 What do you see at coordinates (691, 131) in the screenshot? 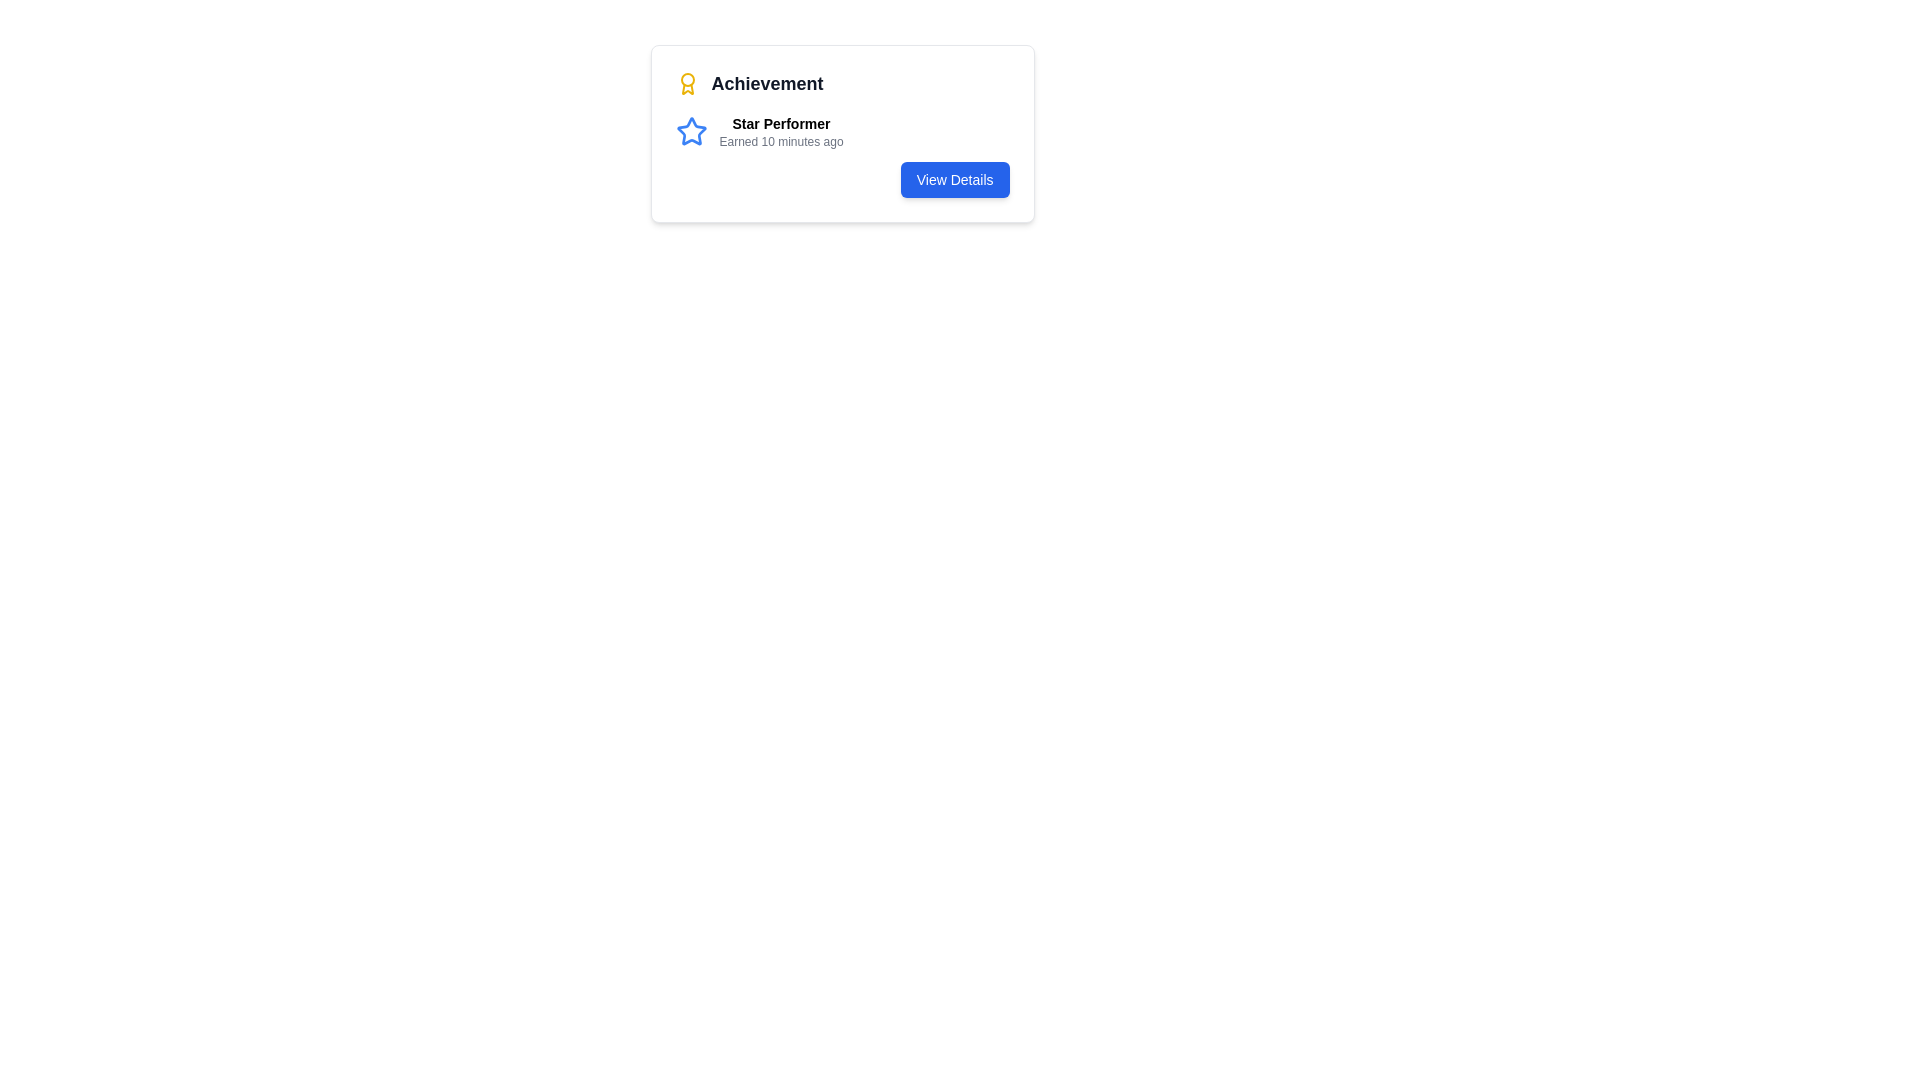
I see `the blue outlined star icon representing 'Star Performer'` at bounding box center [691, 131].